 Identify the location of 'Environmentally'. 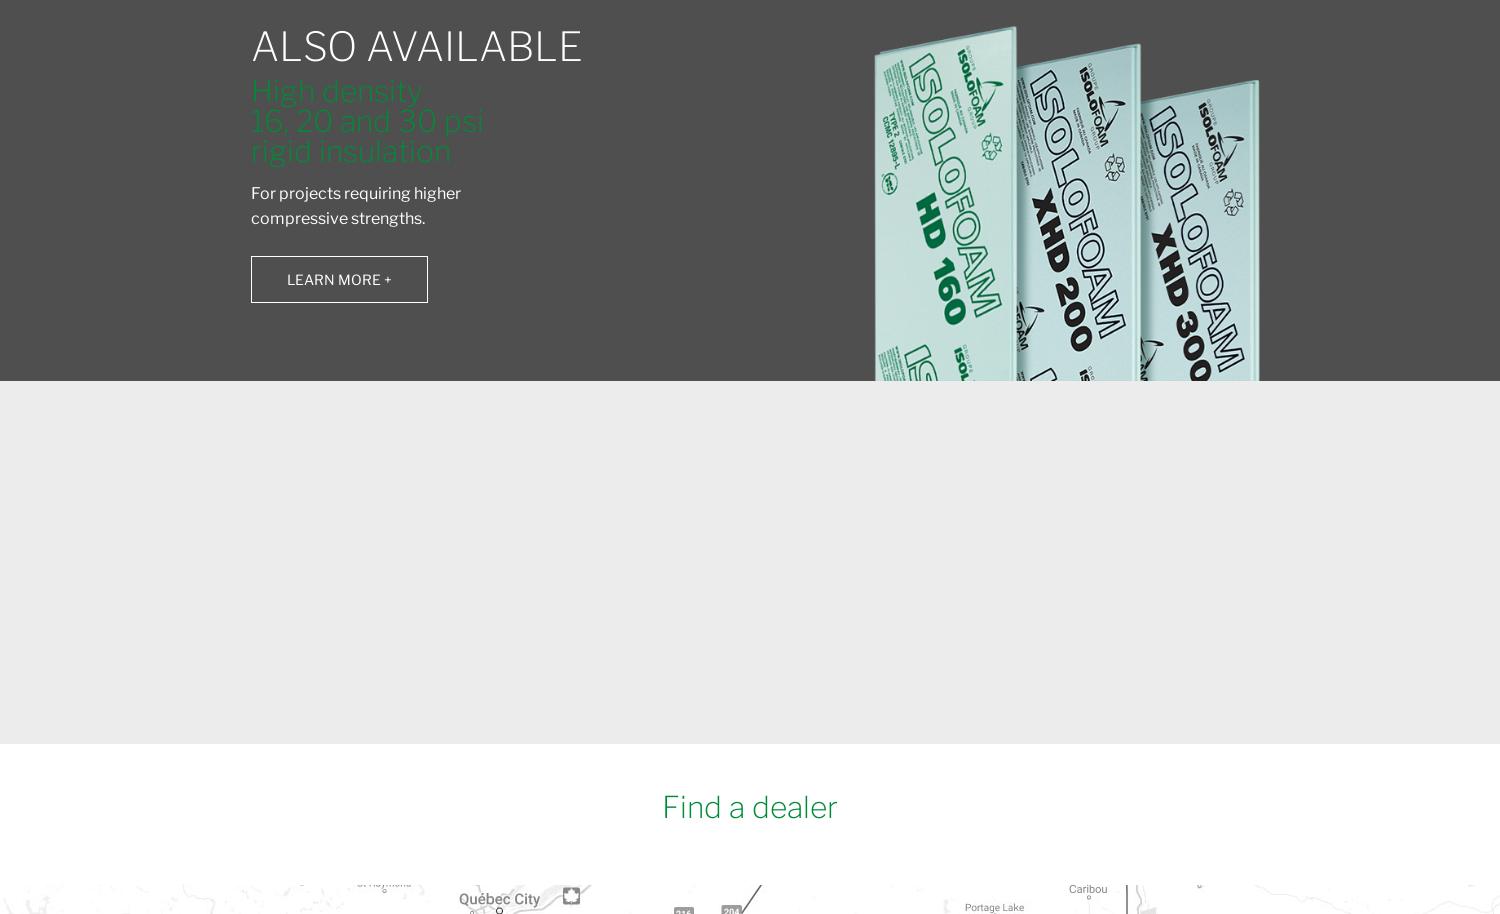
(389, 552).